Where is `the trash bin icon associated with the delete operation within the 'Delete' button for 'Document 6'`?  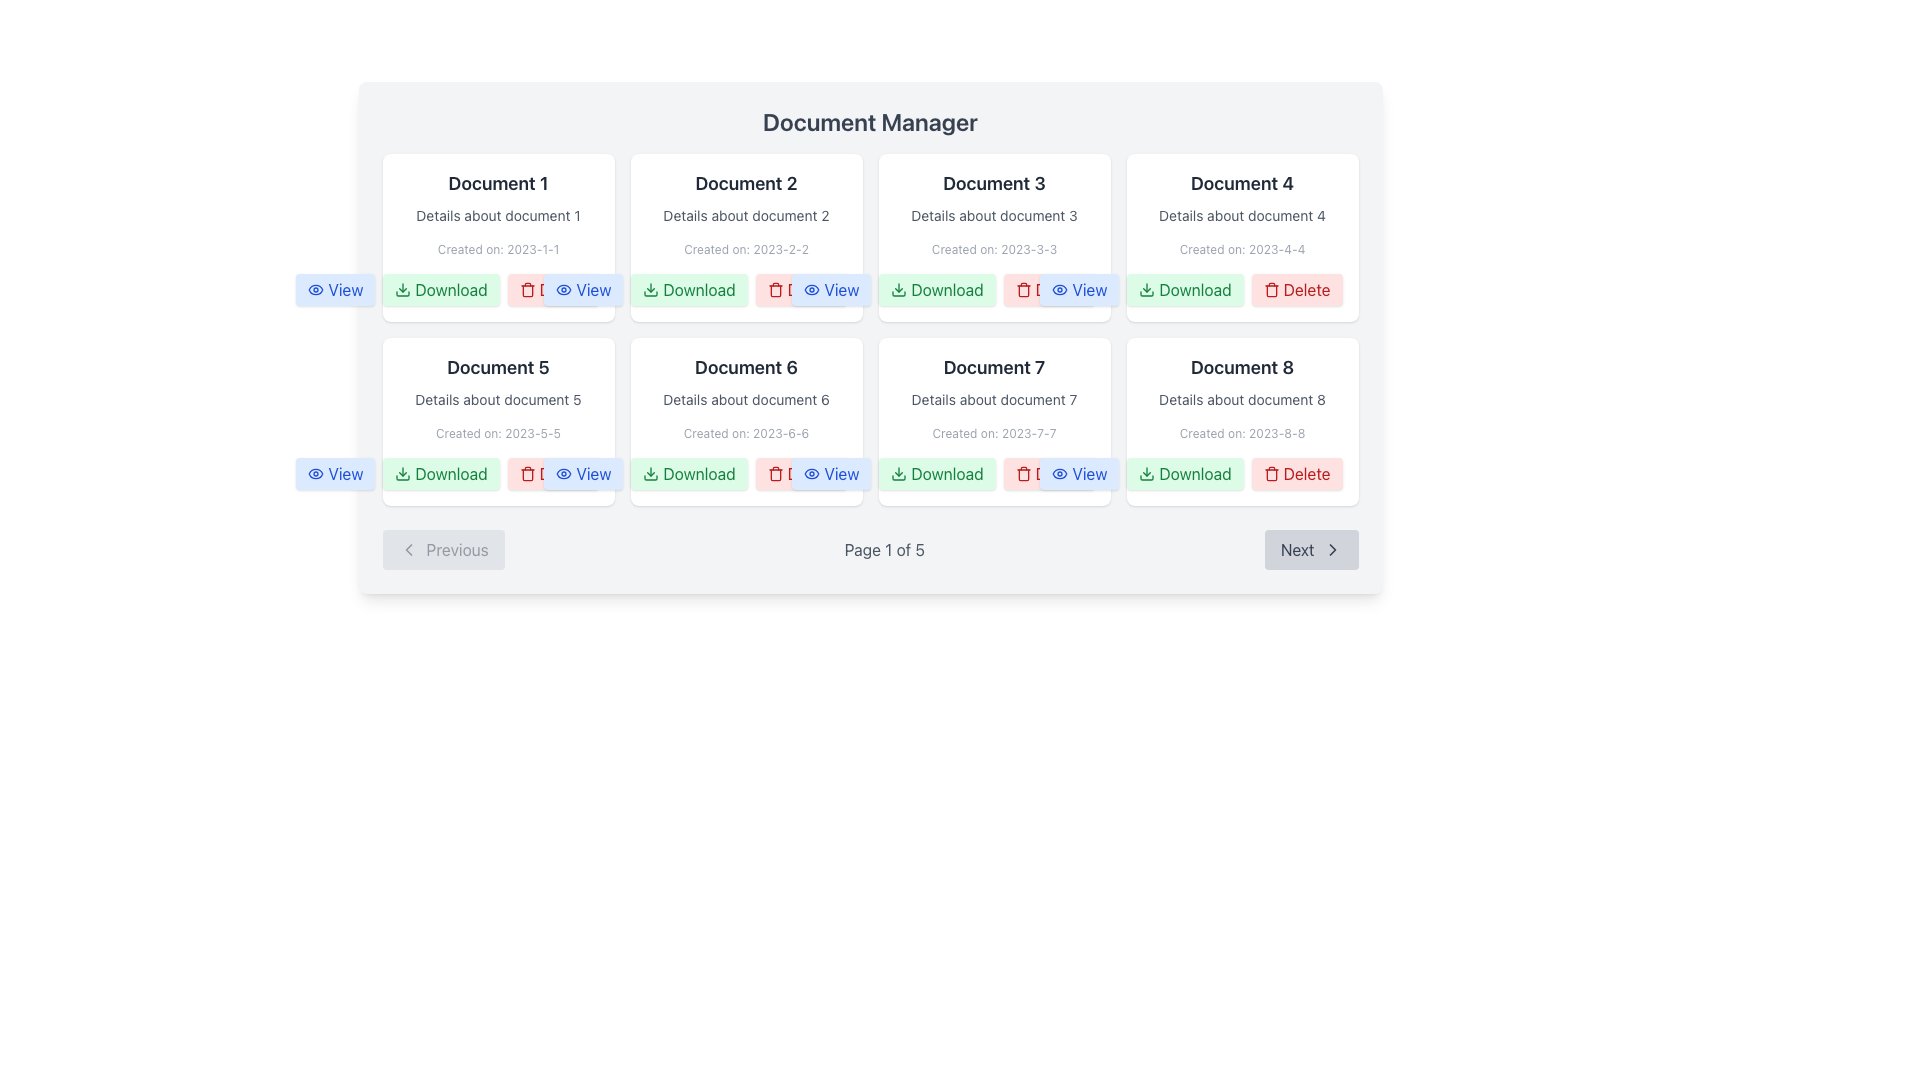
the trash bin icon associated with the delete operation within the 'Delete' button for 'Document 6' is located at coordinates (774, 474).